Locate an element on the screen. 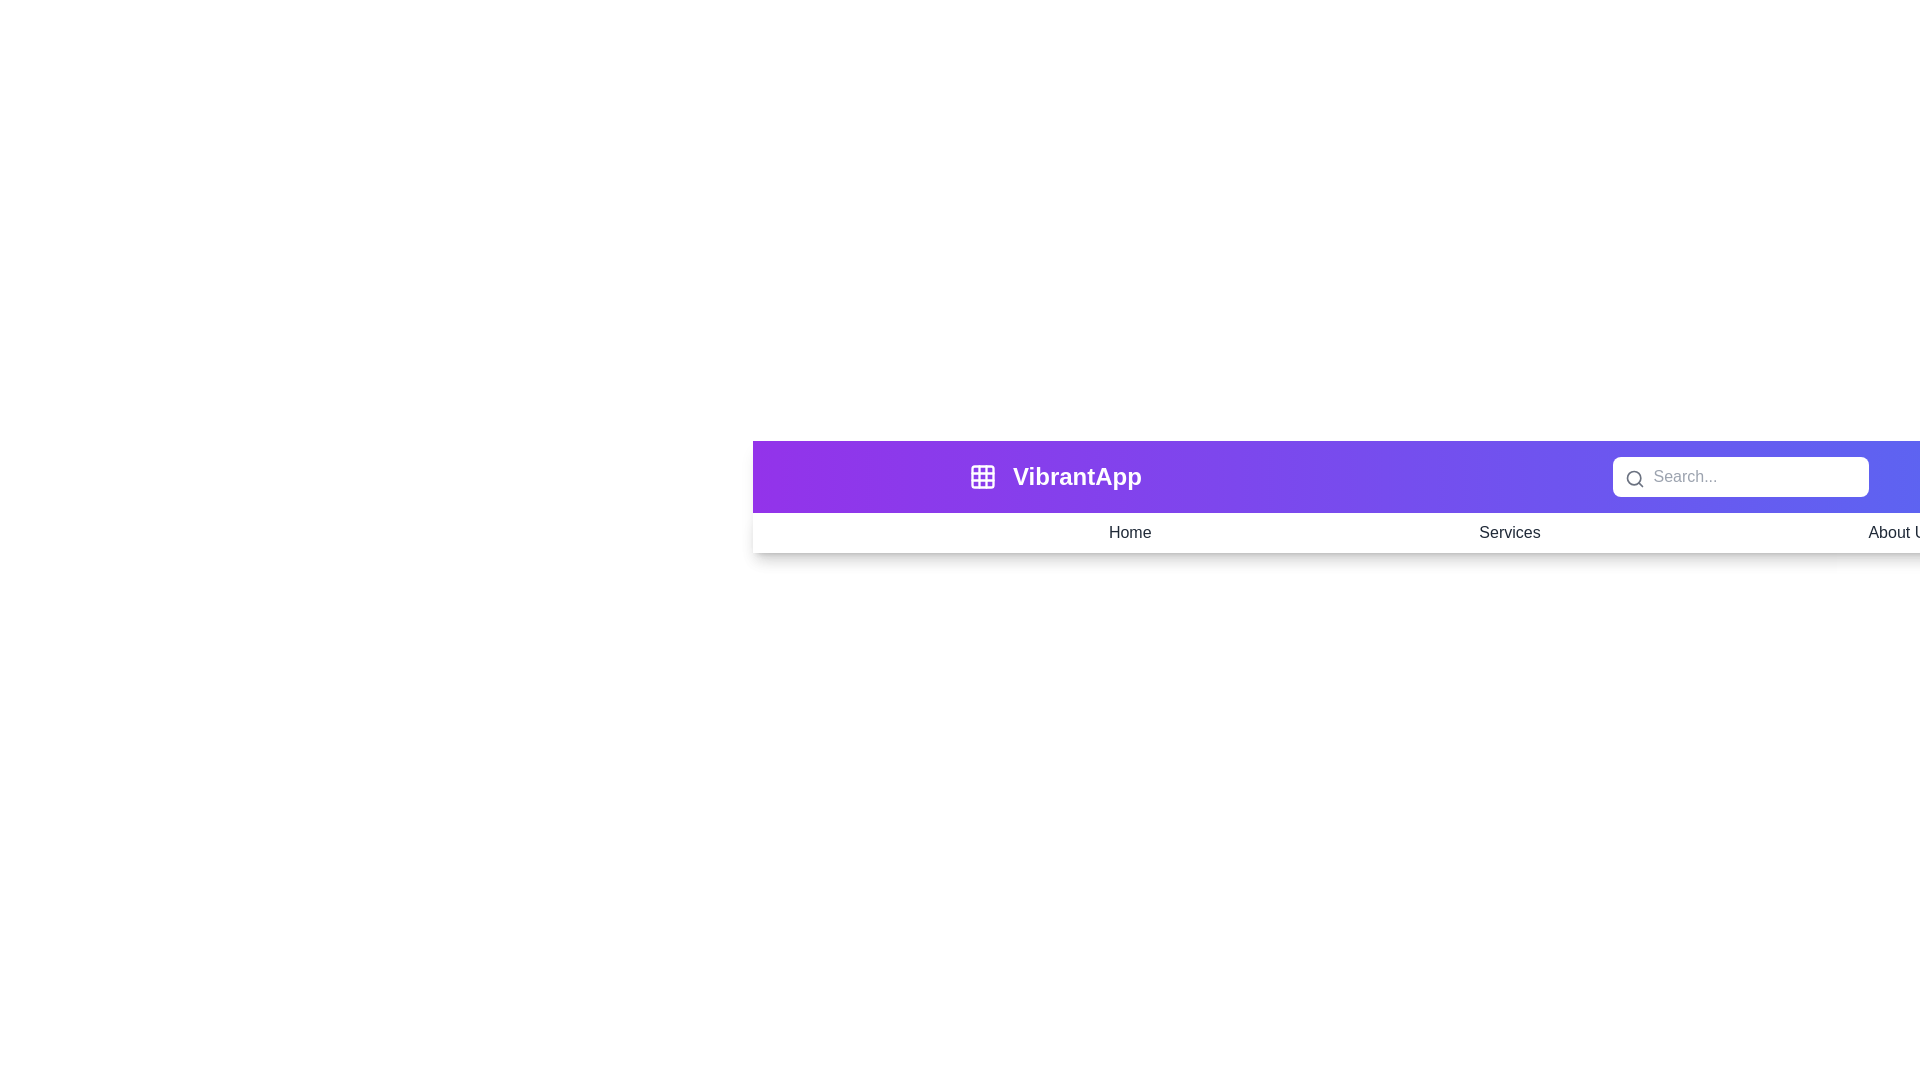 The height and width of the screenshot is (1080, 1920). the navigation item Home is located at coordinates (1130, 531).